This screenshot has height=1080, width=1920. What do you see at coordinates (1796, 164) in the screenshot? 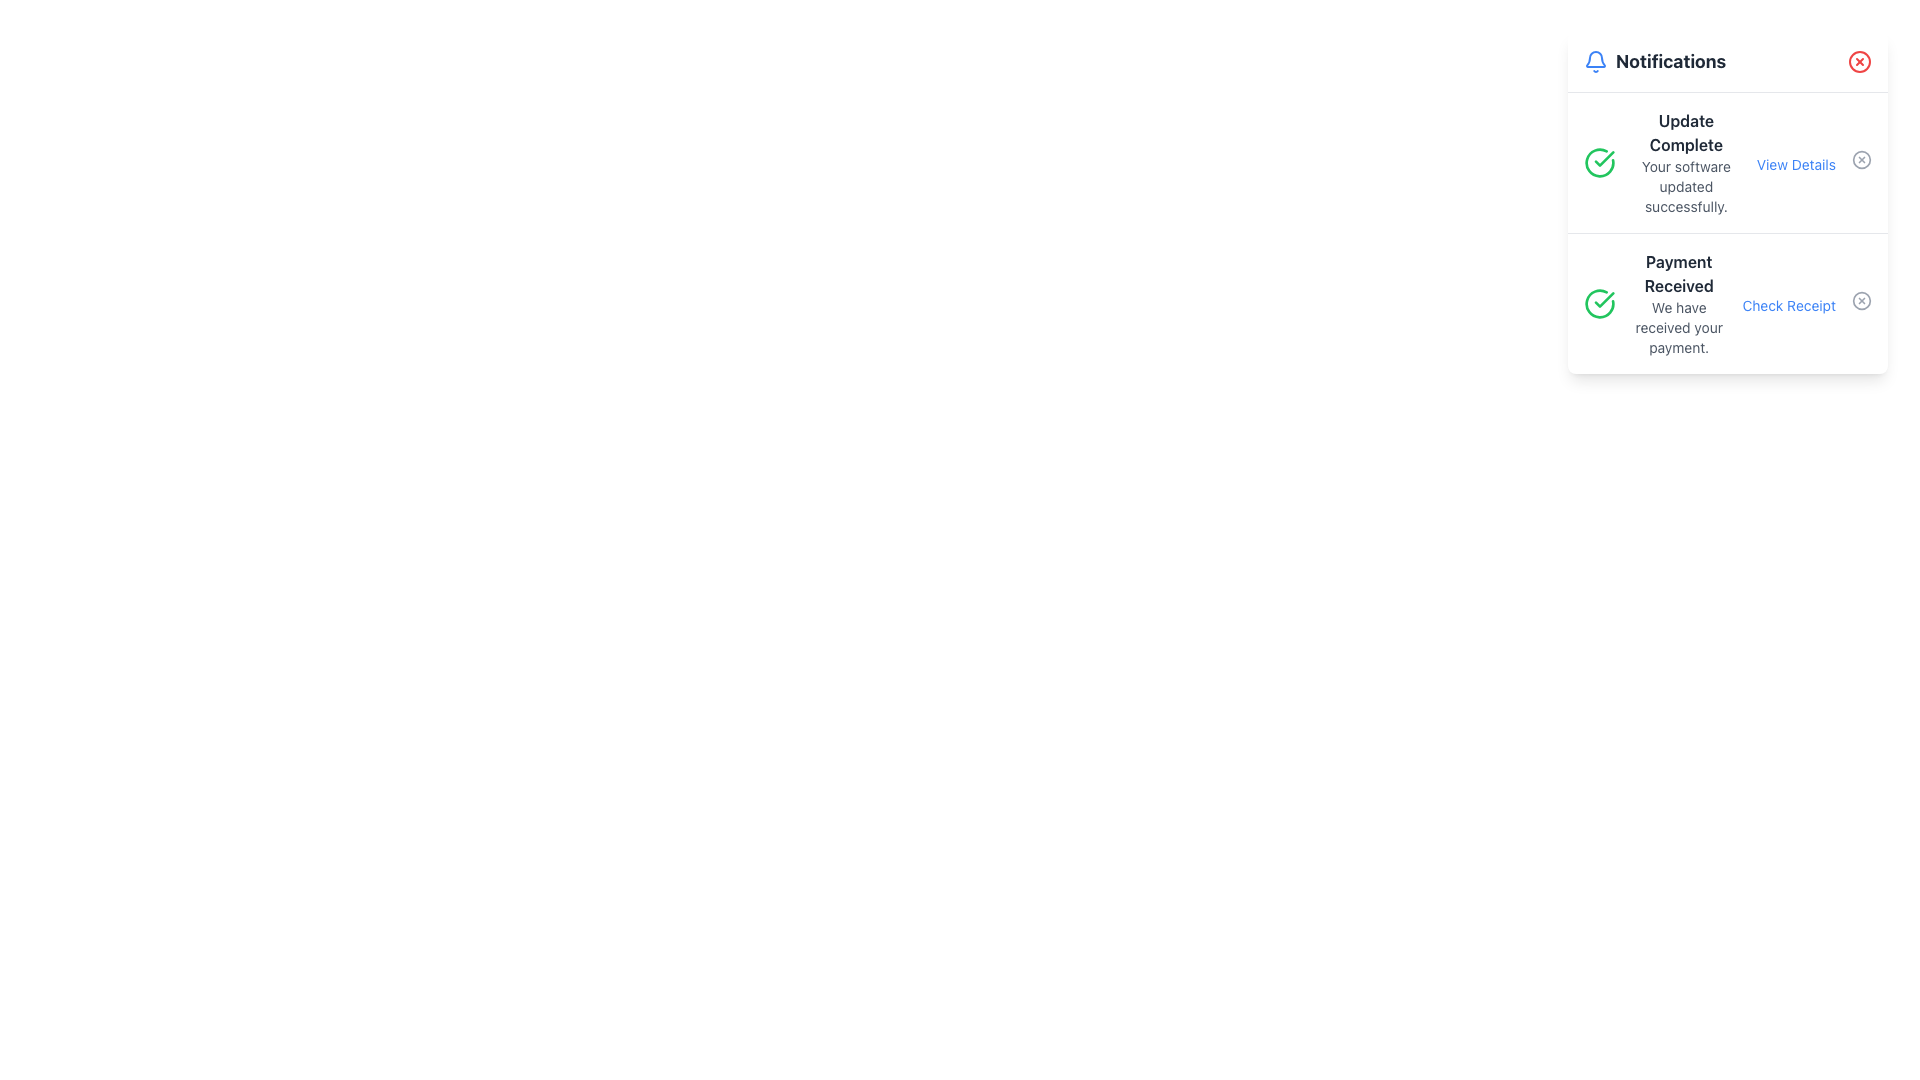
I see `the clickable link displaying 'View Details'` at bounding box center [1796, 164].